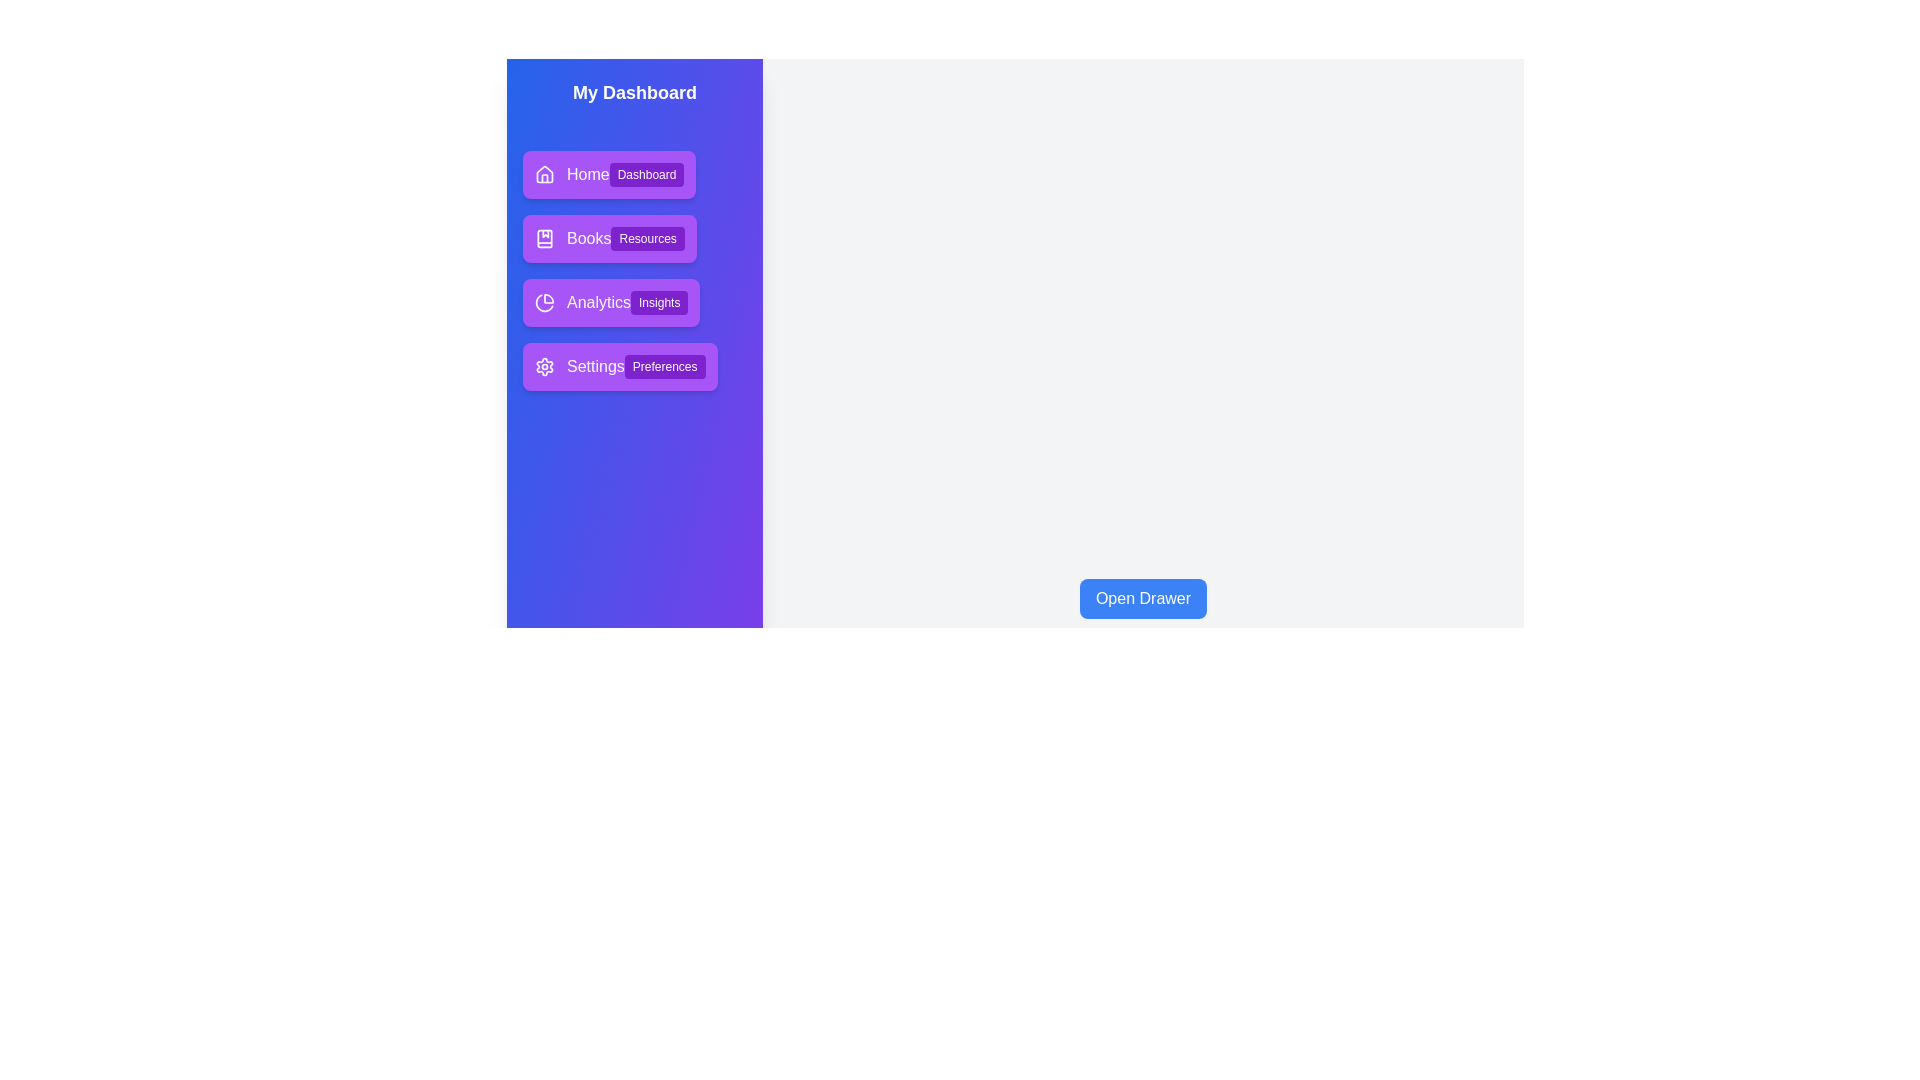  Describe the element at coordinates (610, 303) in the screenshot. I see `the menu item Analytics to select it` at that location.